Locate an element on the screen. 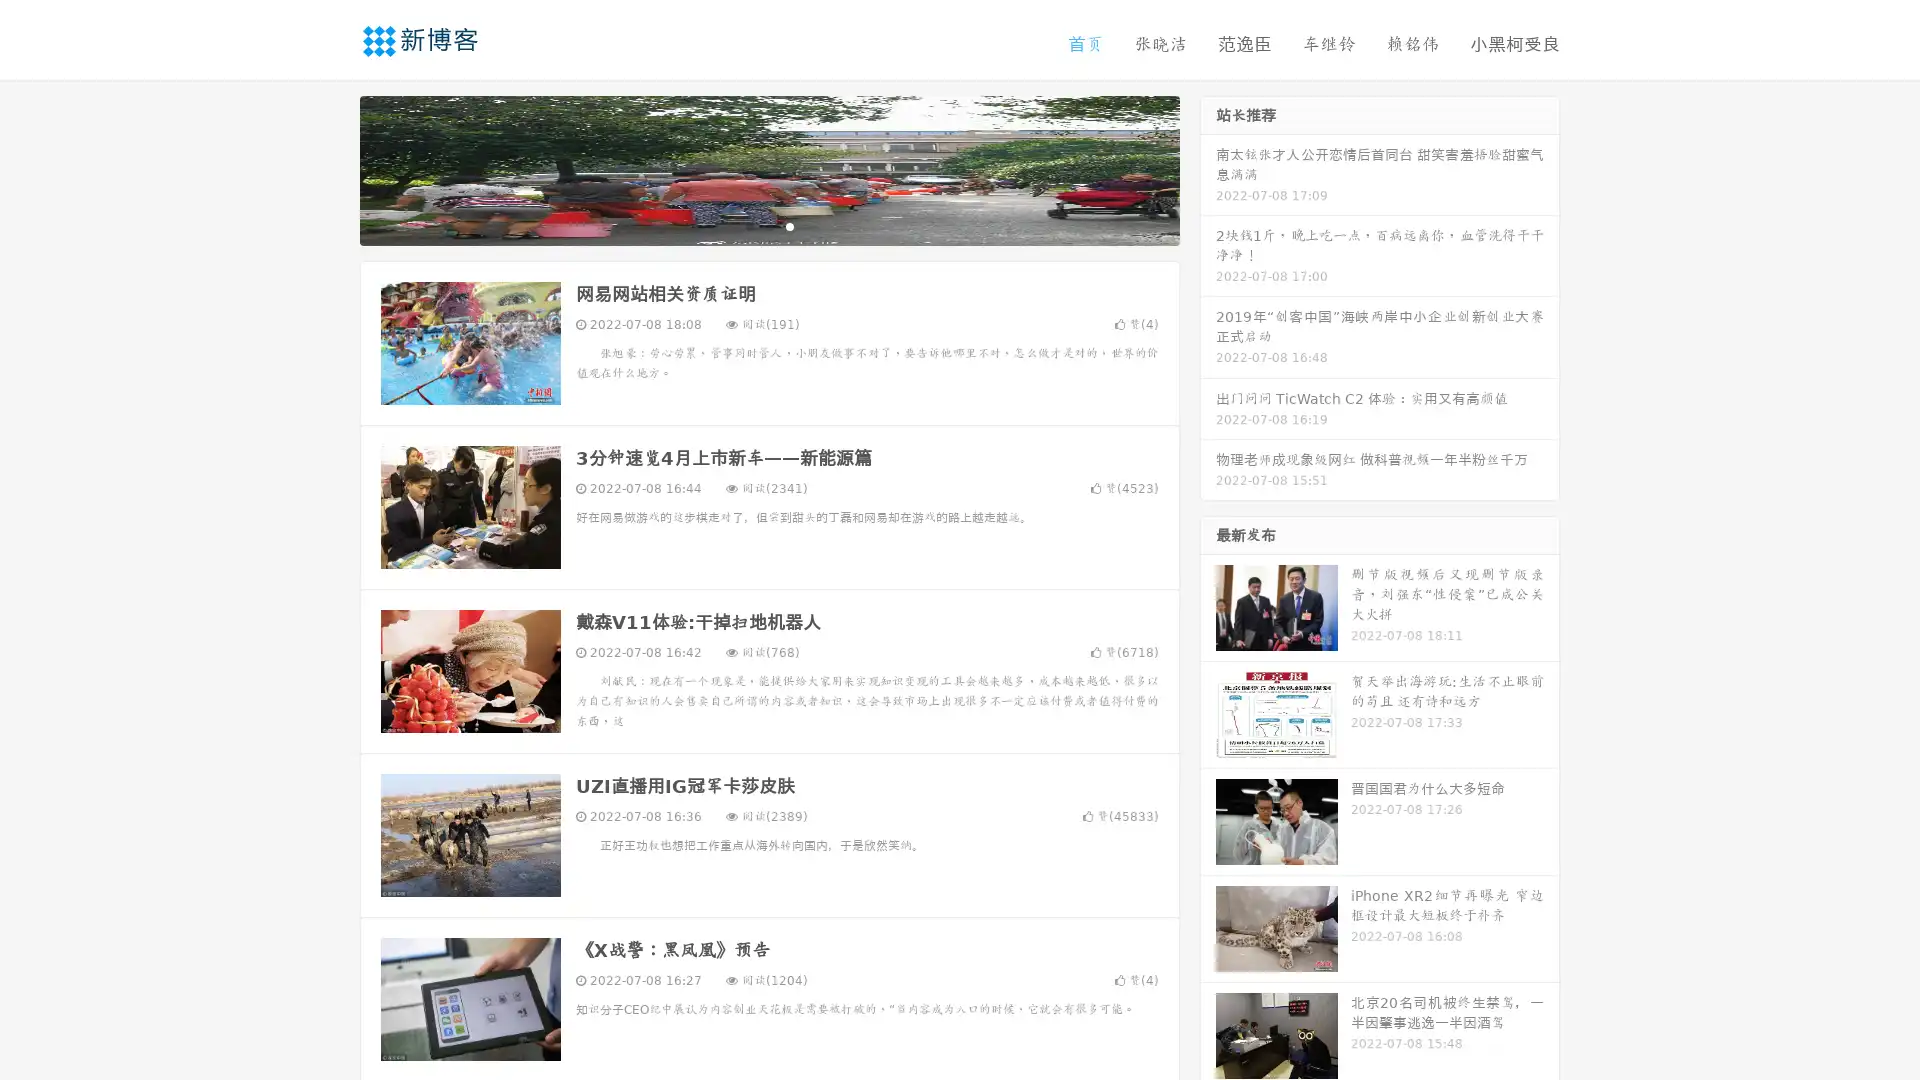 This screenshot has height=1080, width=1920. Go to slide 3 is located at coordinates (789, 225).